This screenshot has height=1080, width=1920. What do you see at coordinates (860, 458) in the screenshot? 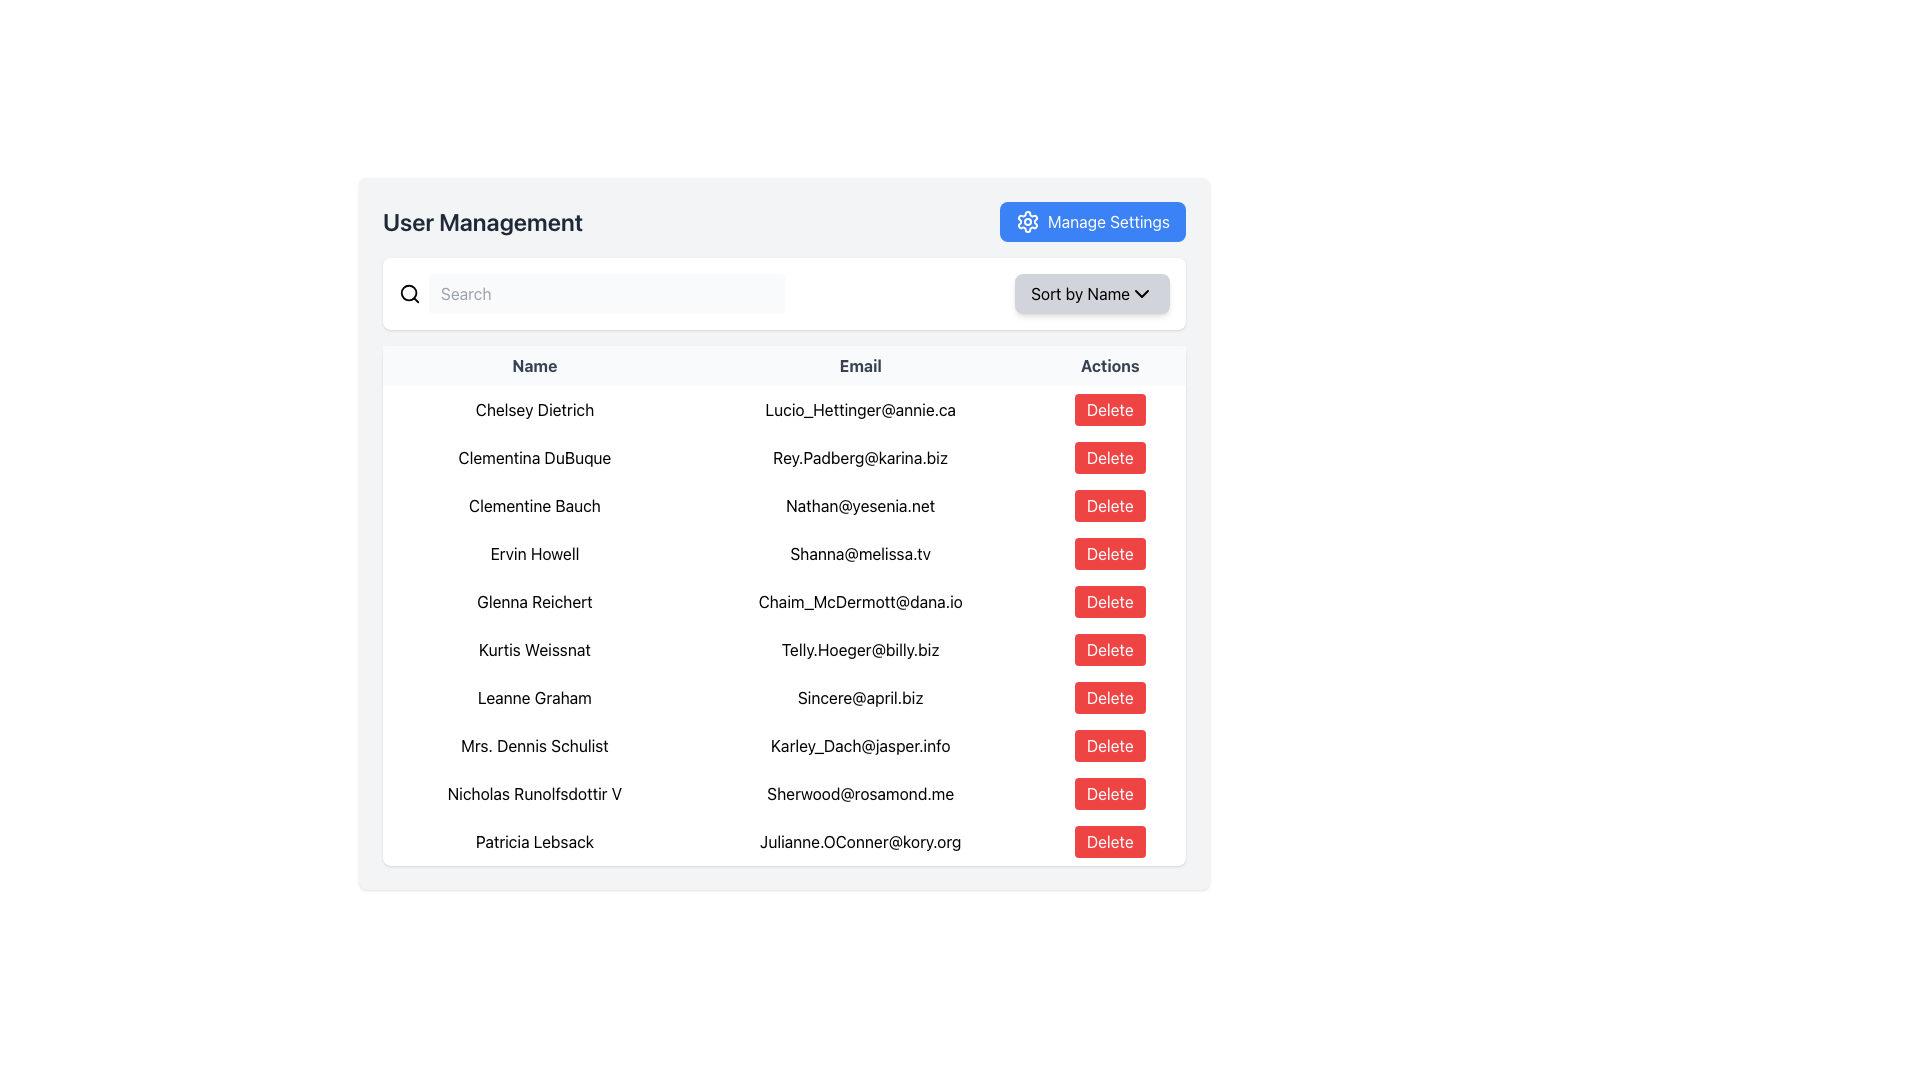
I see `the static text element displaying the email address 'Rey.Padberg@karina.biz' in the user management table` at bounding box center [860, 458].